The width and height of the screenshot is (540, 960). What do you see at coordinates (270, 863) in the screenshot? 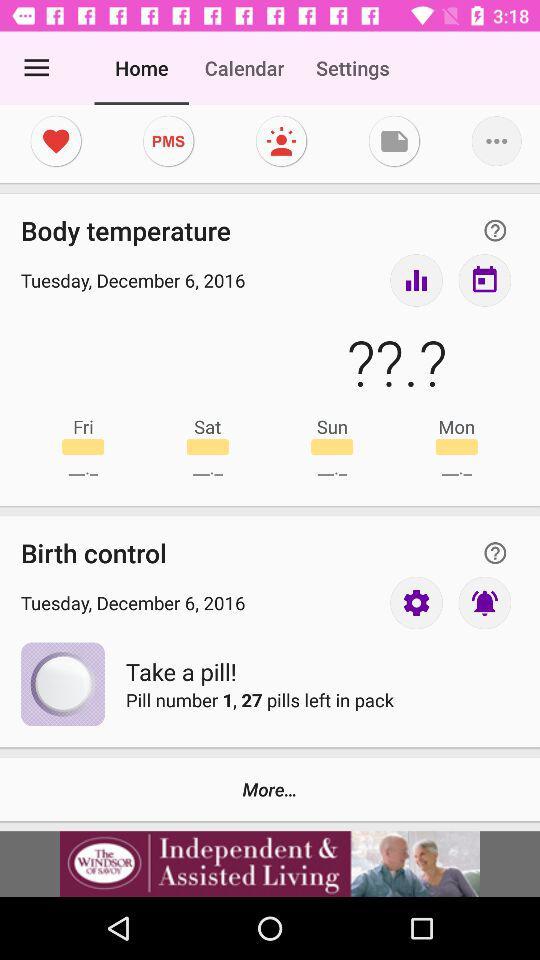
I see `advertisement banner` at bounding box center [270, 863].